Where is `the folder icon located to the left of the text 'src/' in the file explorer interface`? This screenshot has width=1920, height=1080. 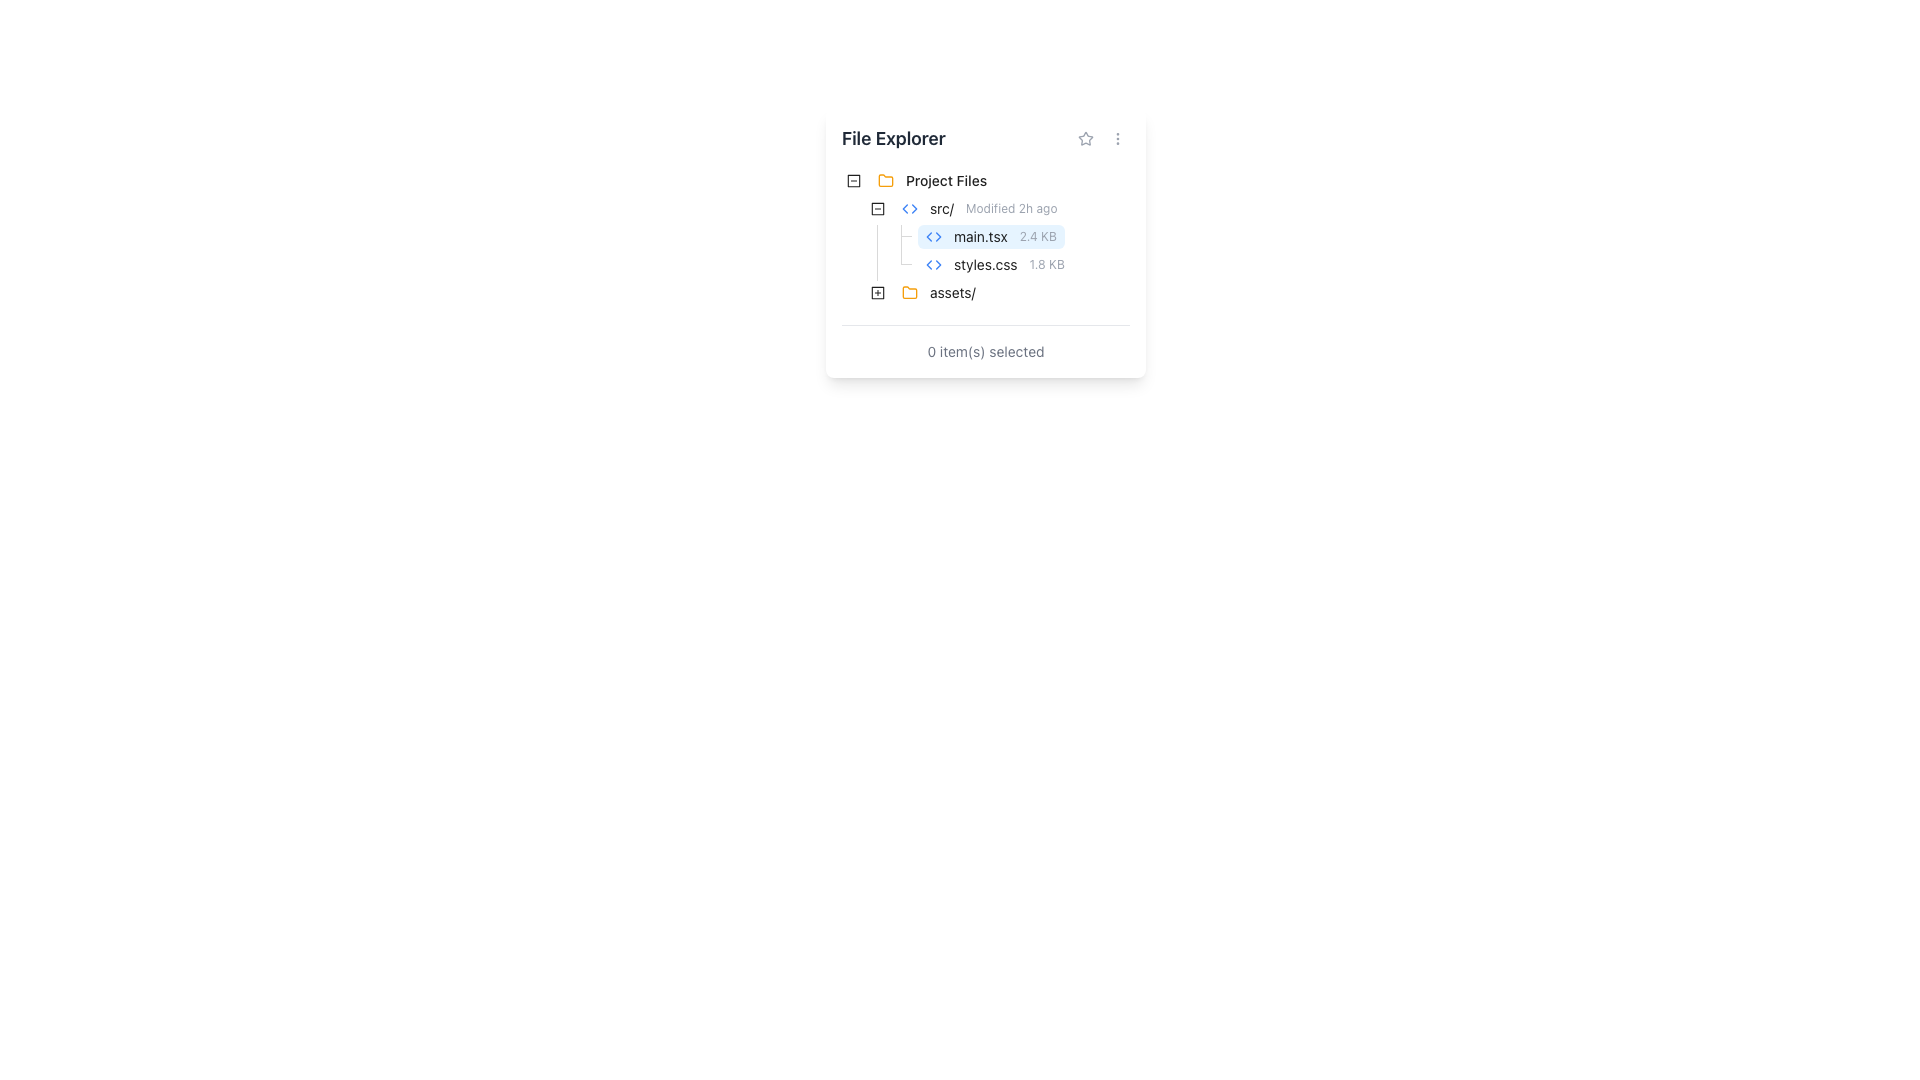 the folder icon located to the left of the text 'src/' in the file explorer interface is located at coordinates (909, 208).